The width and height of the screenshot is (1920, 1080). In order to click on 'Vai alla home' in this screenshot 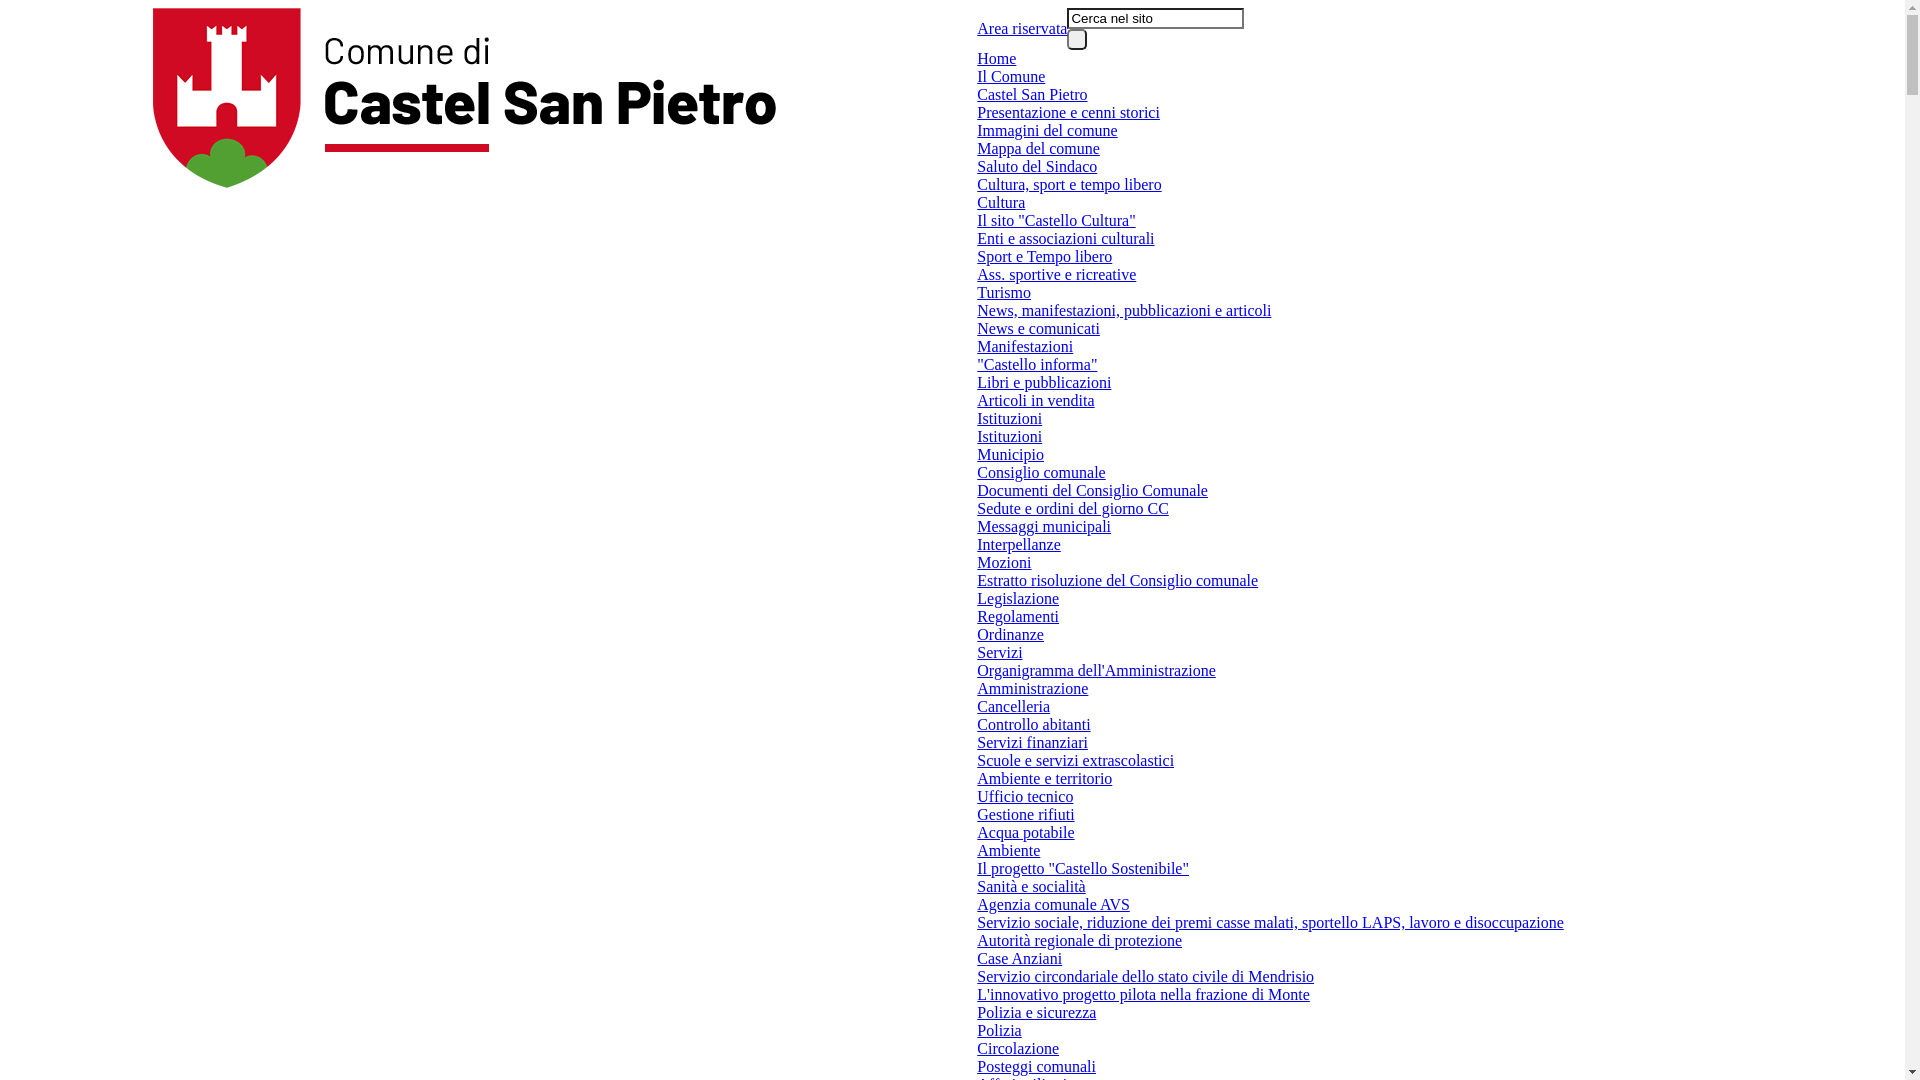, I will do `click(463, 97)`.